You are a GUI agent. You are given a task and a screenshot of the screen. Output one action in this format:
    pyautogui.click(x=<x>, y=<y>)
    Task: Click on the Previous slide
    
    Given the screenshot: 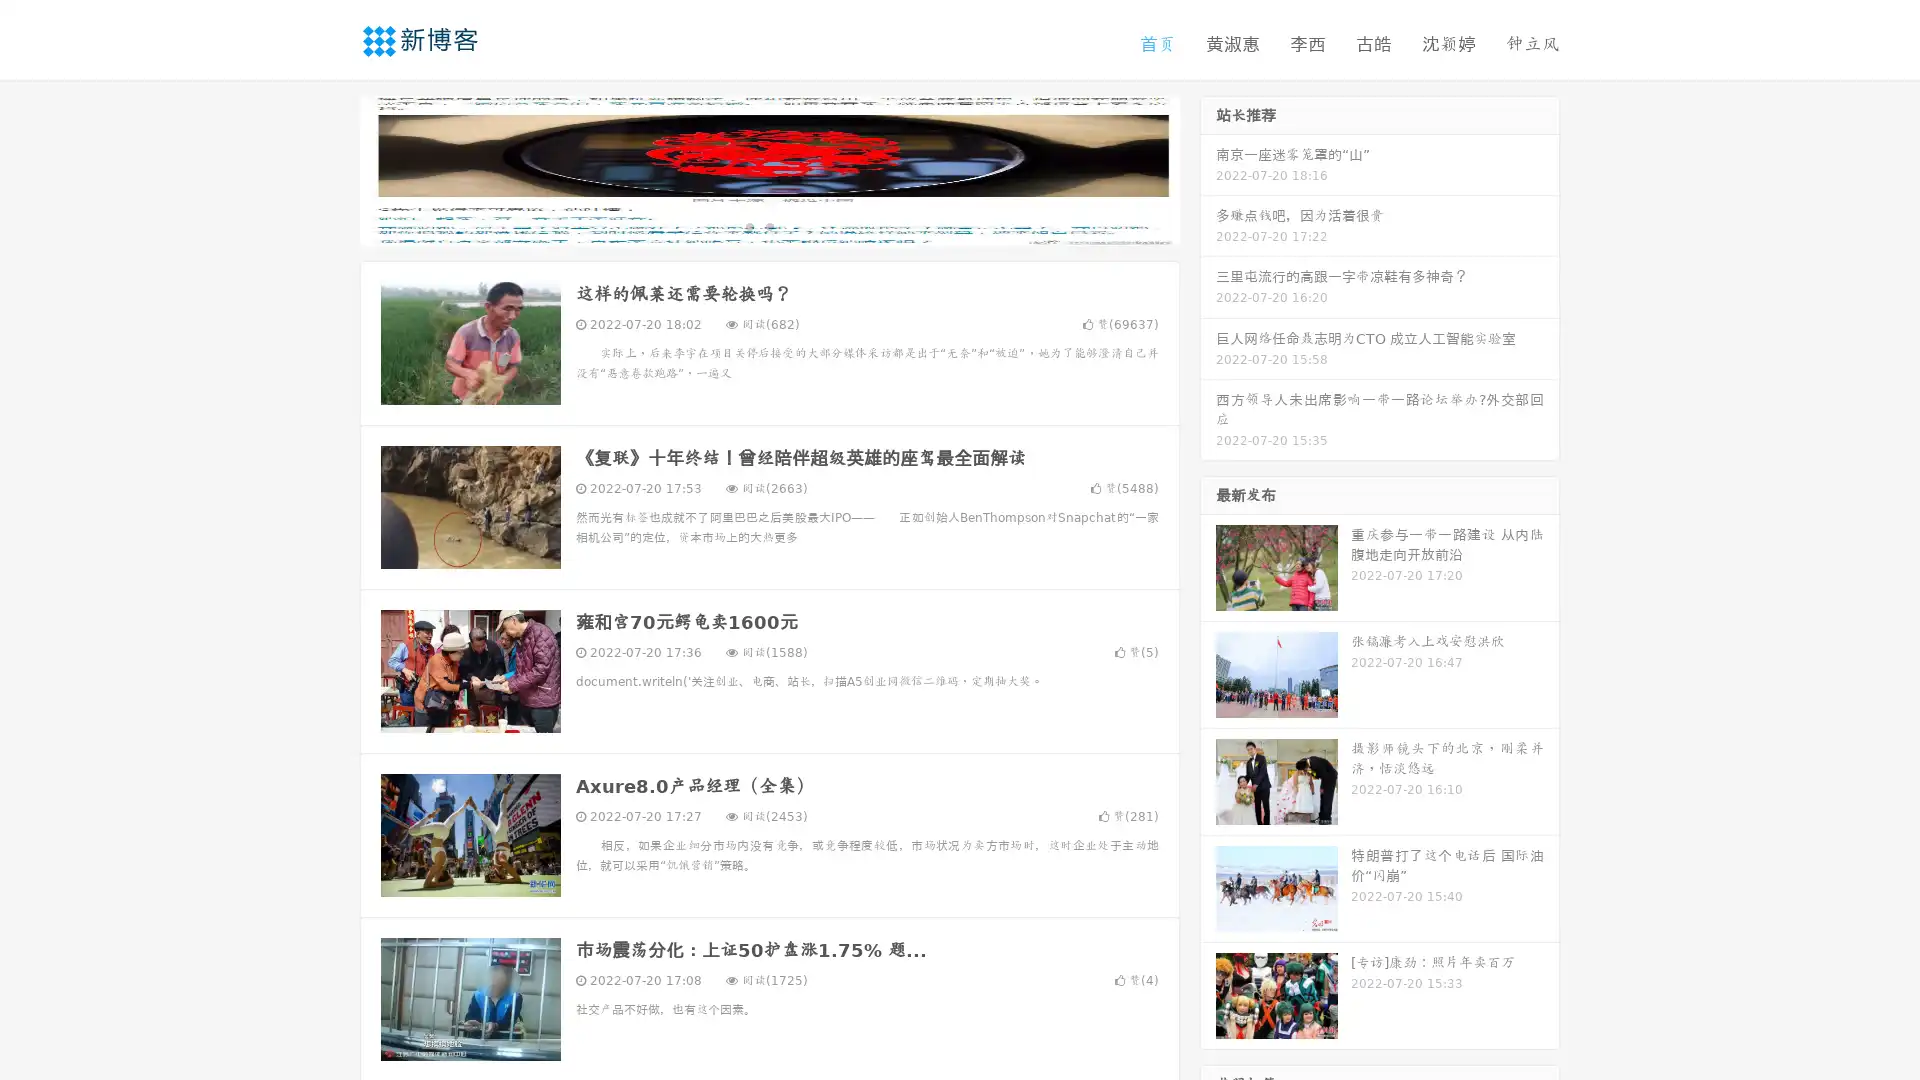 What is the action you would take?
    pyautogui.click(x=330, y=168)
    